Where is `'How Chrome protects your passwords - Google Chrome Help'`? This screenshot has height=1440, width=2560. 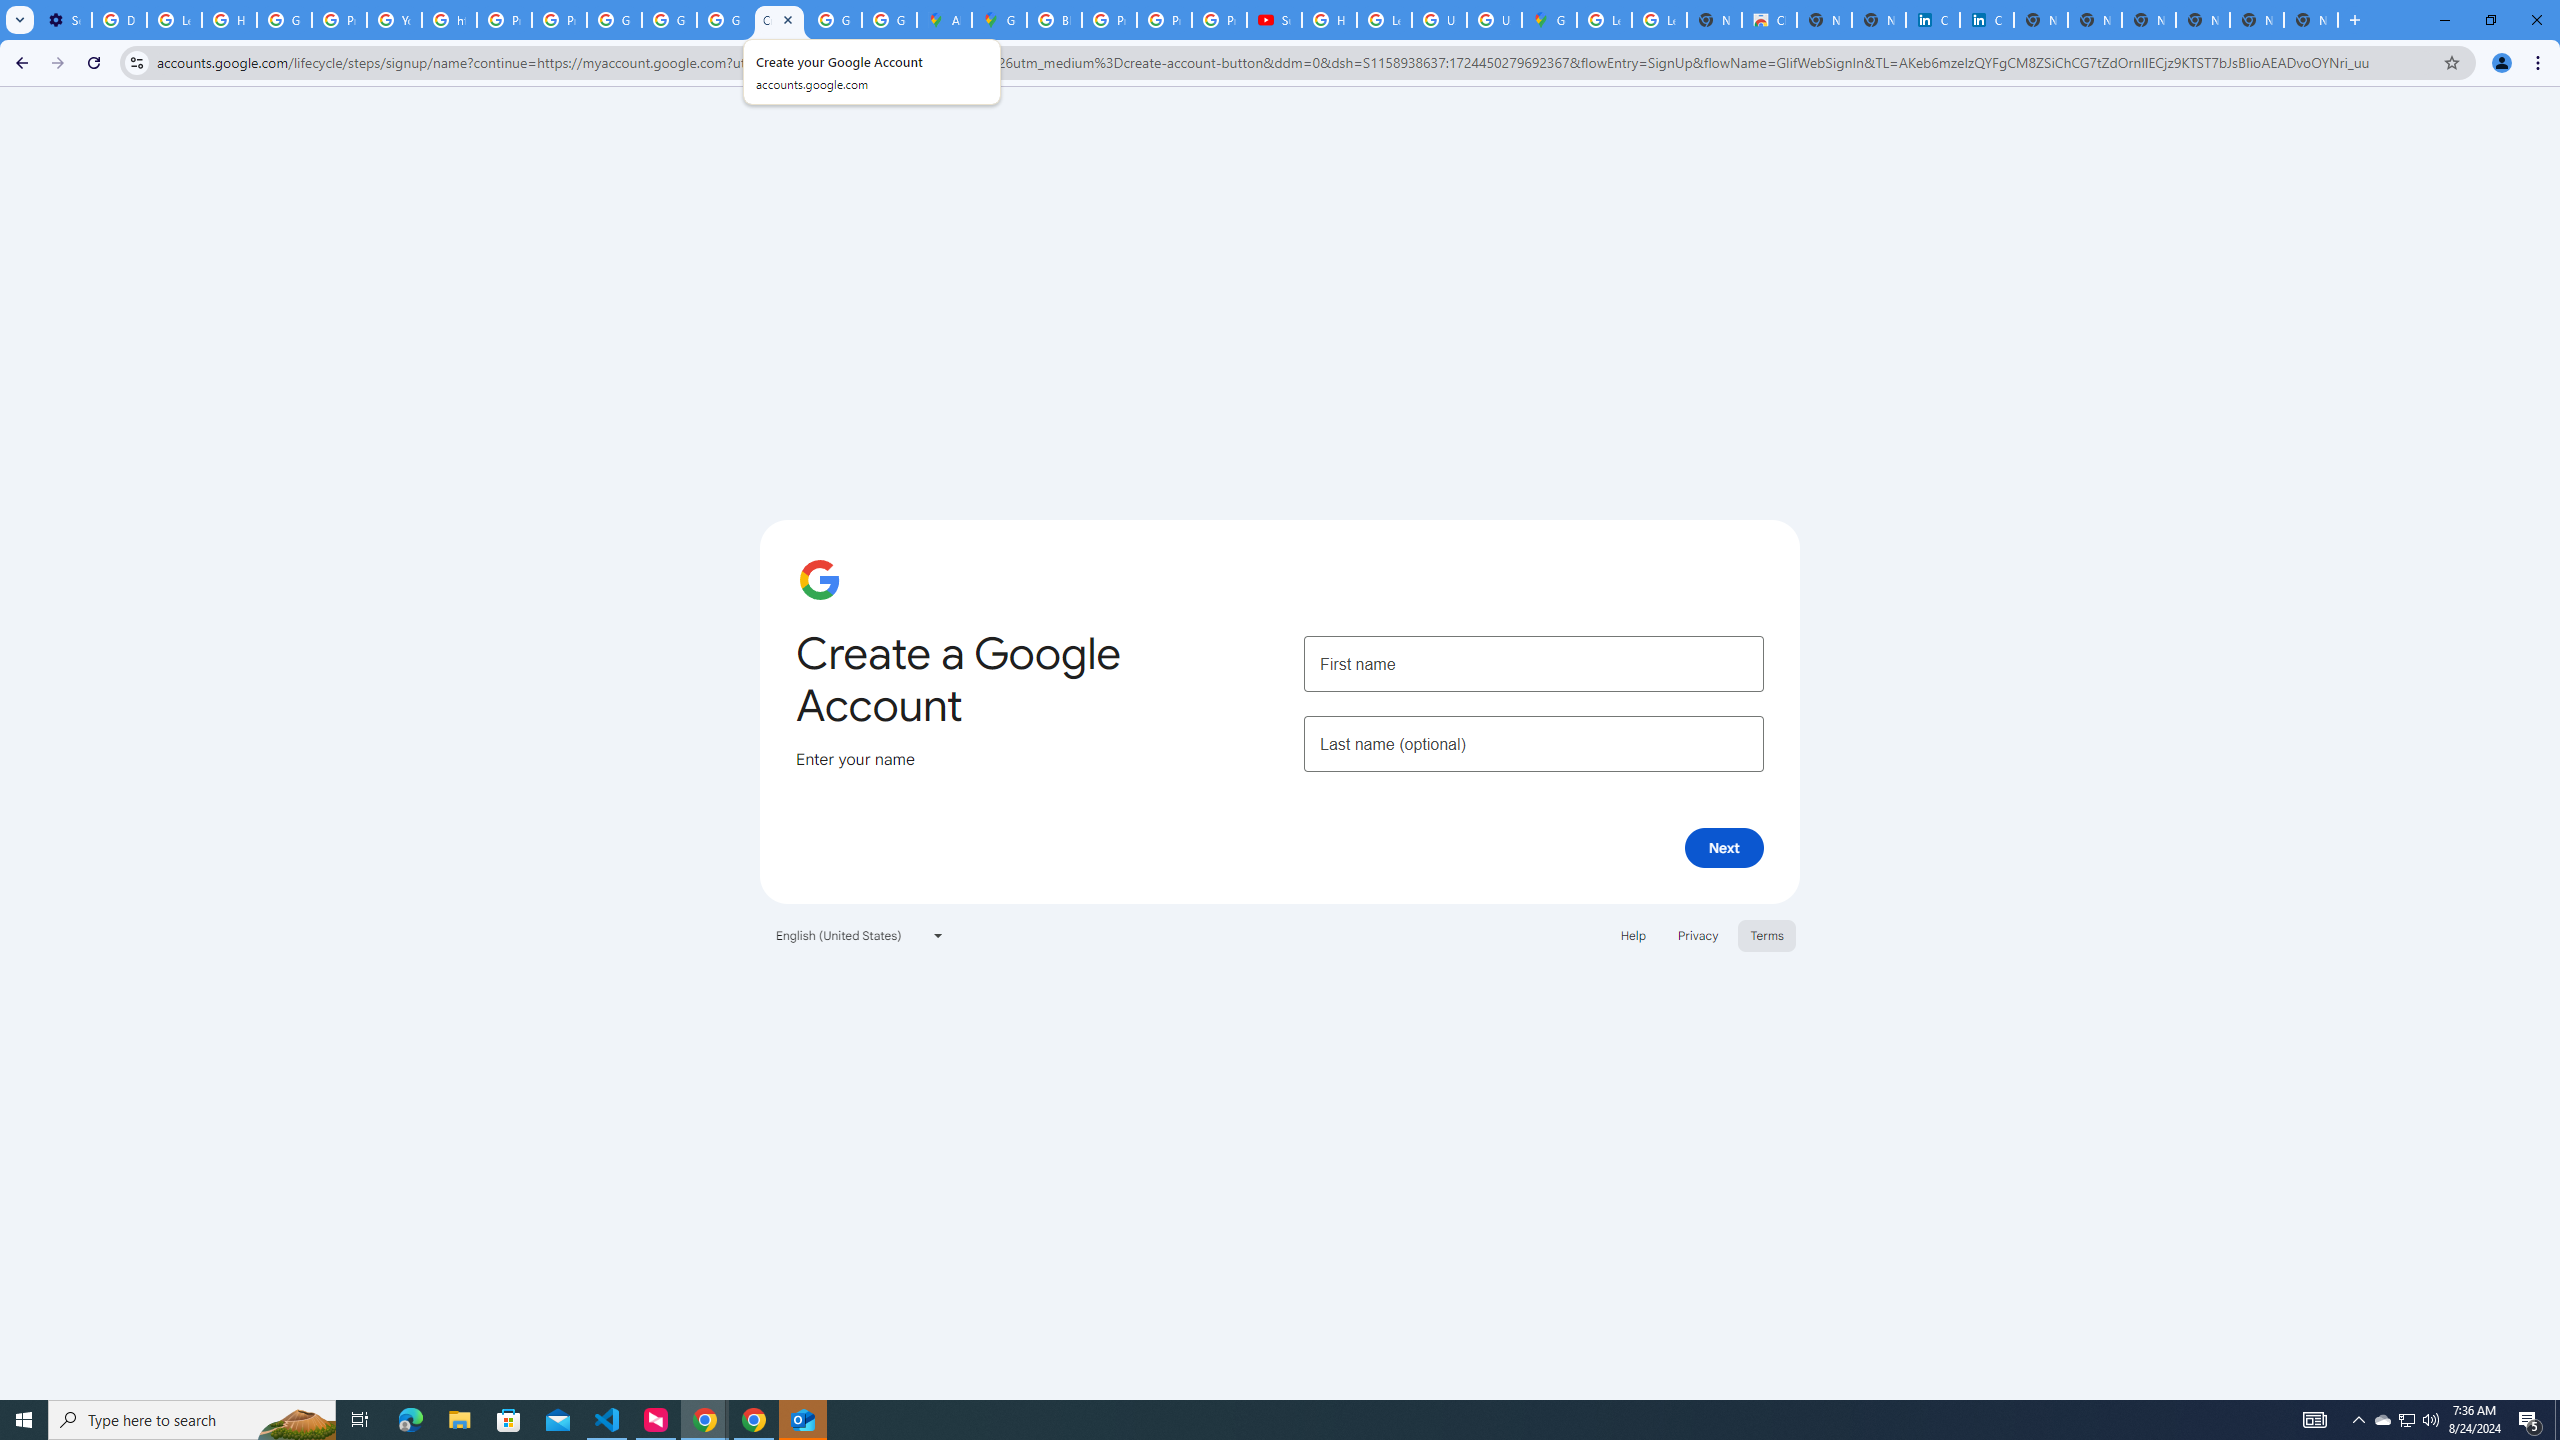 'How Chrome protects your passwords - Google Chrome Help' is located at coordinates (1328, 19).